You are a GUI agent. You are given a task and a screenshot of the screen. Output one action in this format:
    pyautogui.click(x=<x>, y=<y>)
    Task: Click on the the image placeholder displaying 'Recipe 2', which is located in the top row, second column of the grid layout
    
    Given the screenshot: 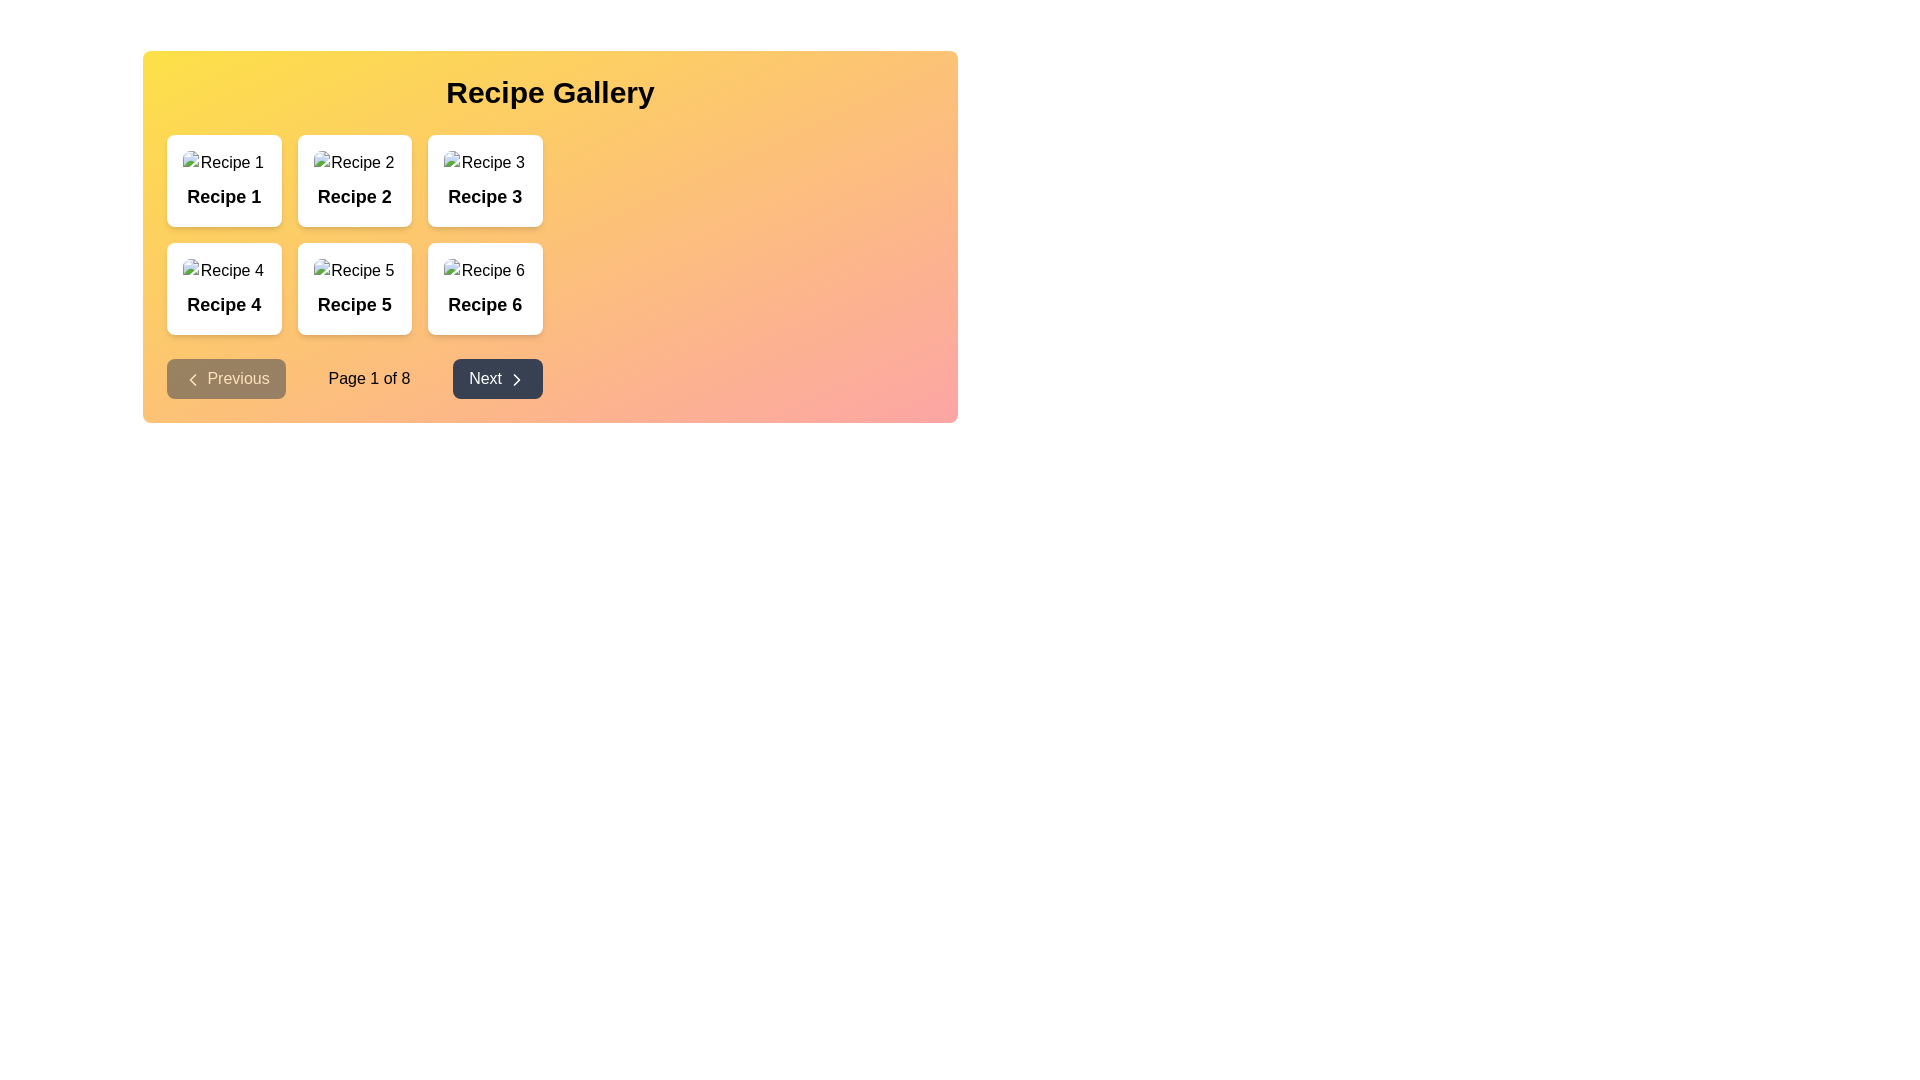 What is the action you would take?
    pyautogui.click(x=354, y=161)
    